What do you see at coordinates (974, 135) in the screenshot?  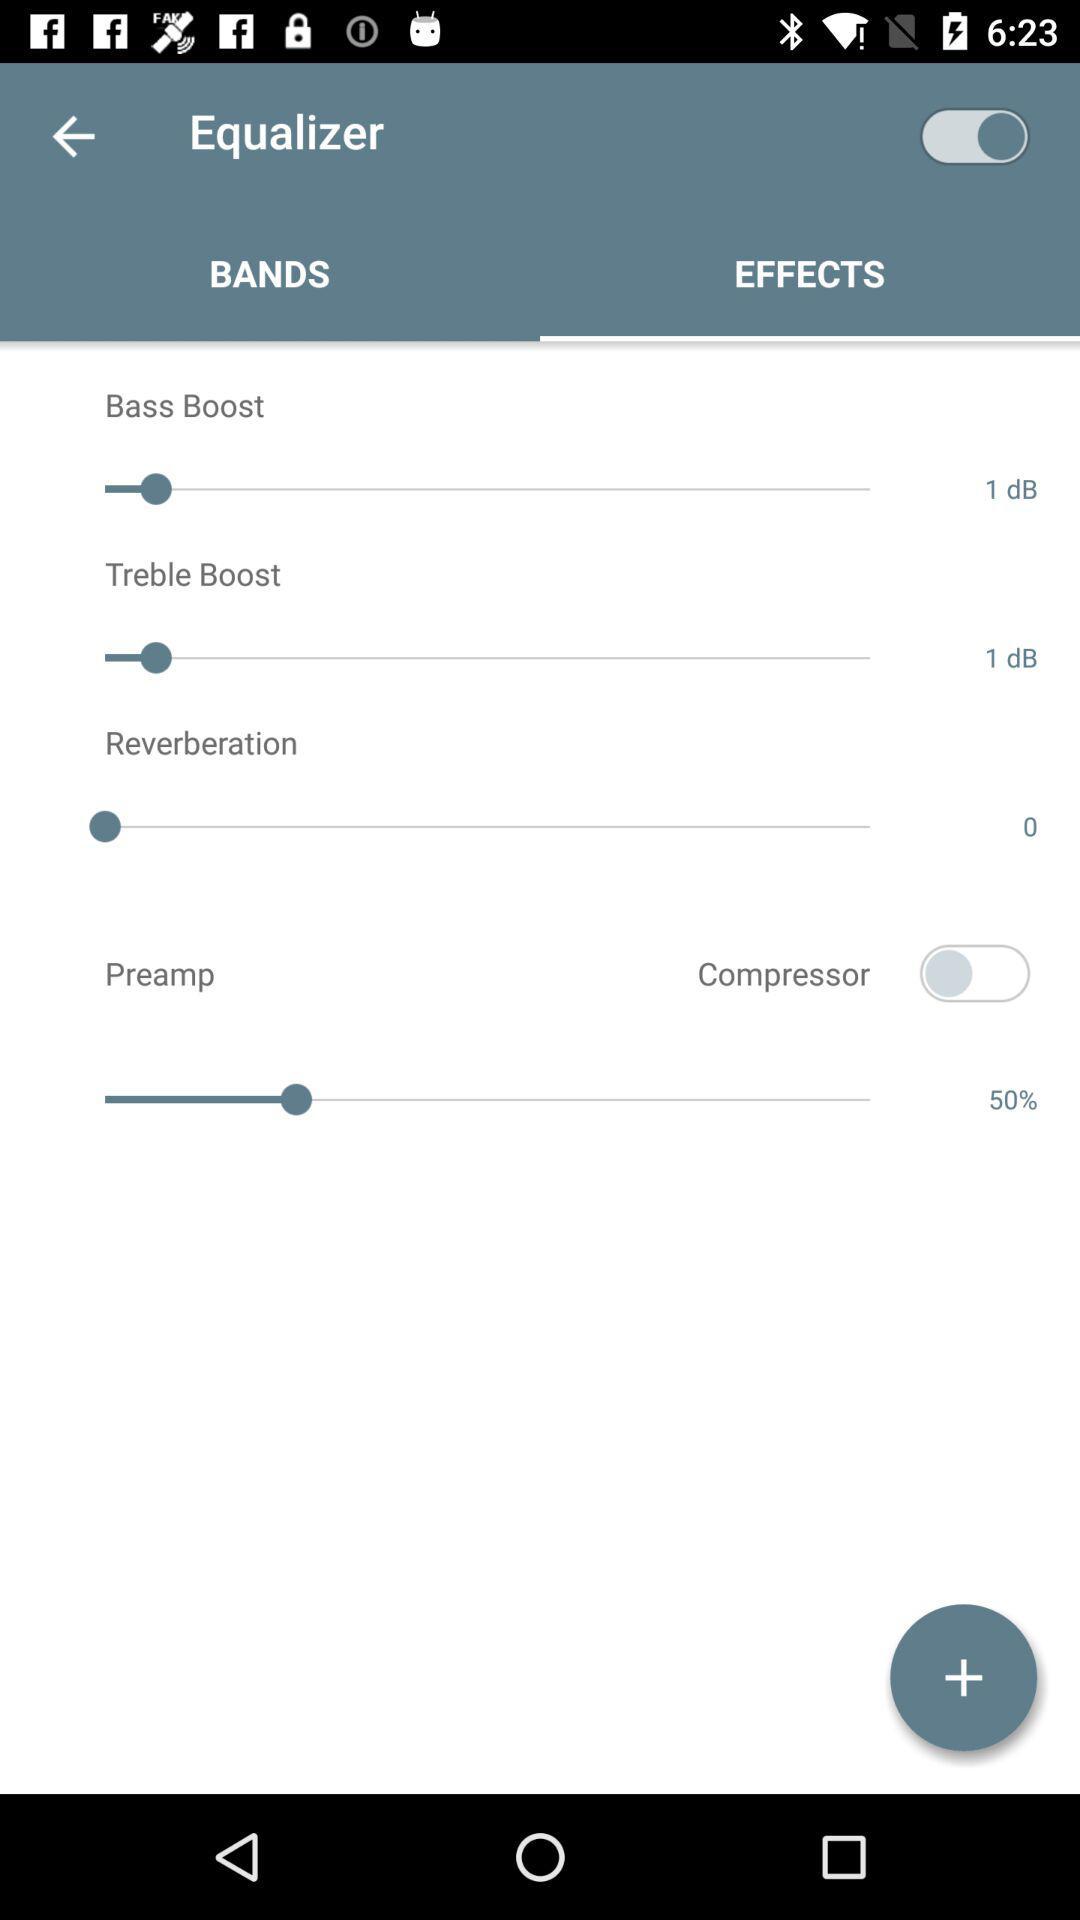 I see `the app to the right of effects icon` at bounding box center [974, 135].